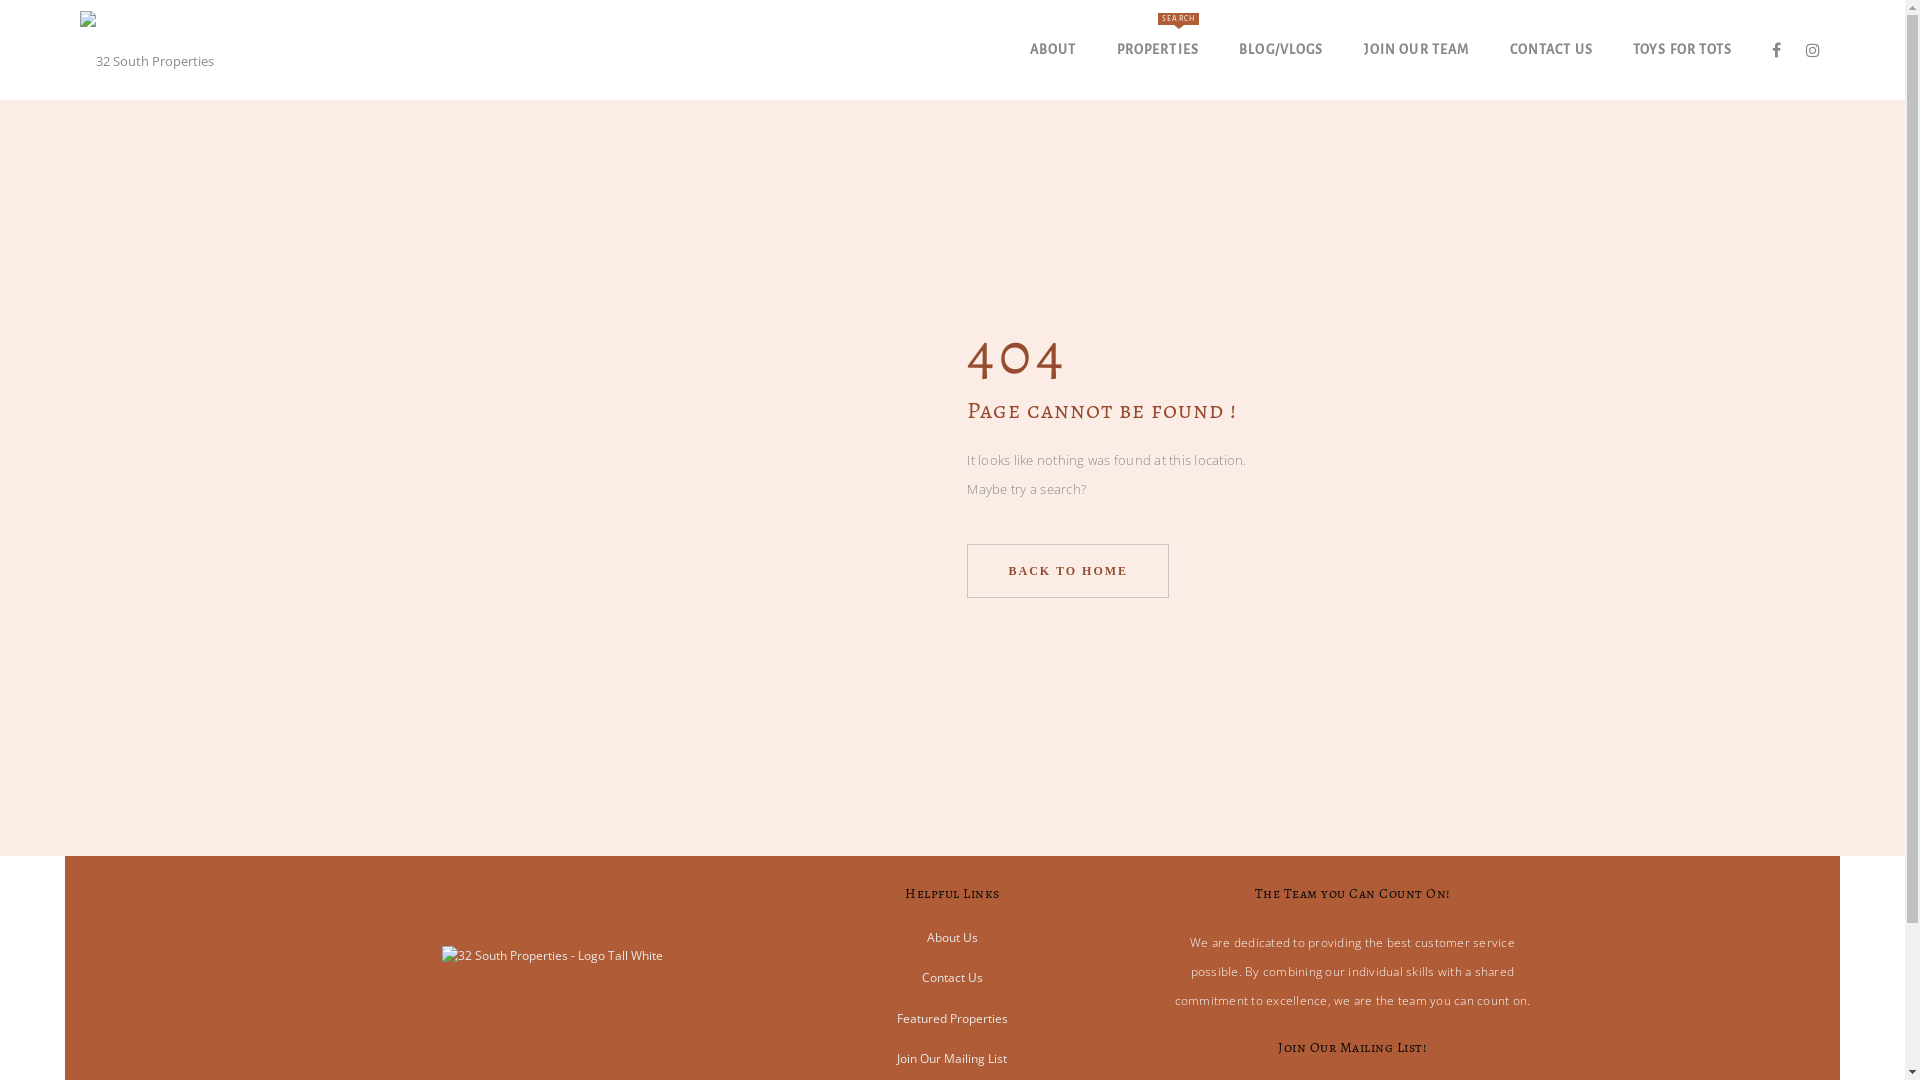 The image size is (1920, 1080). What do you see at coordinates (1101, 49) in the screenshot?
I see `'PROPERTIES` at bounding box center [1101, 49].